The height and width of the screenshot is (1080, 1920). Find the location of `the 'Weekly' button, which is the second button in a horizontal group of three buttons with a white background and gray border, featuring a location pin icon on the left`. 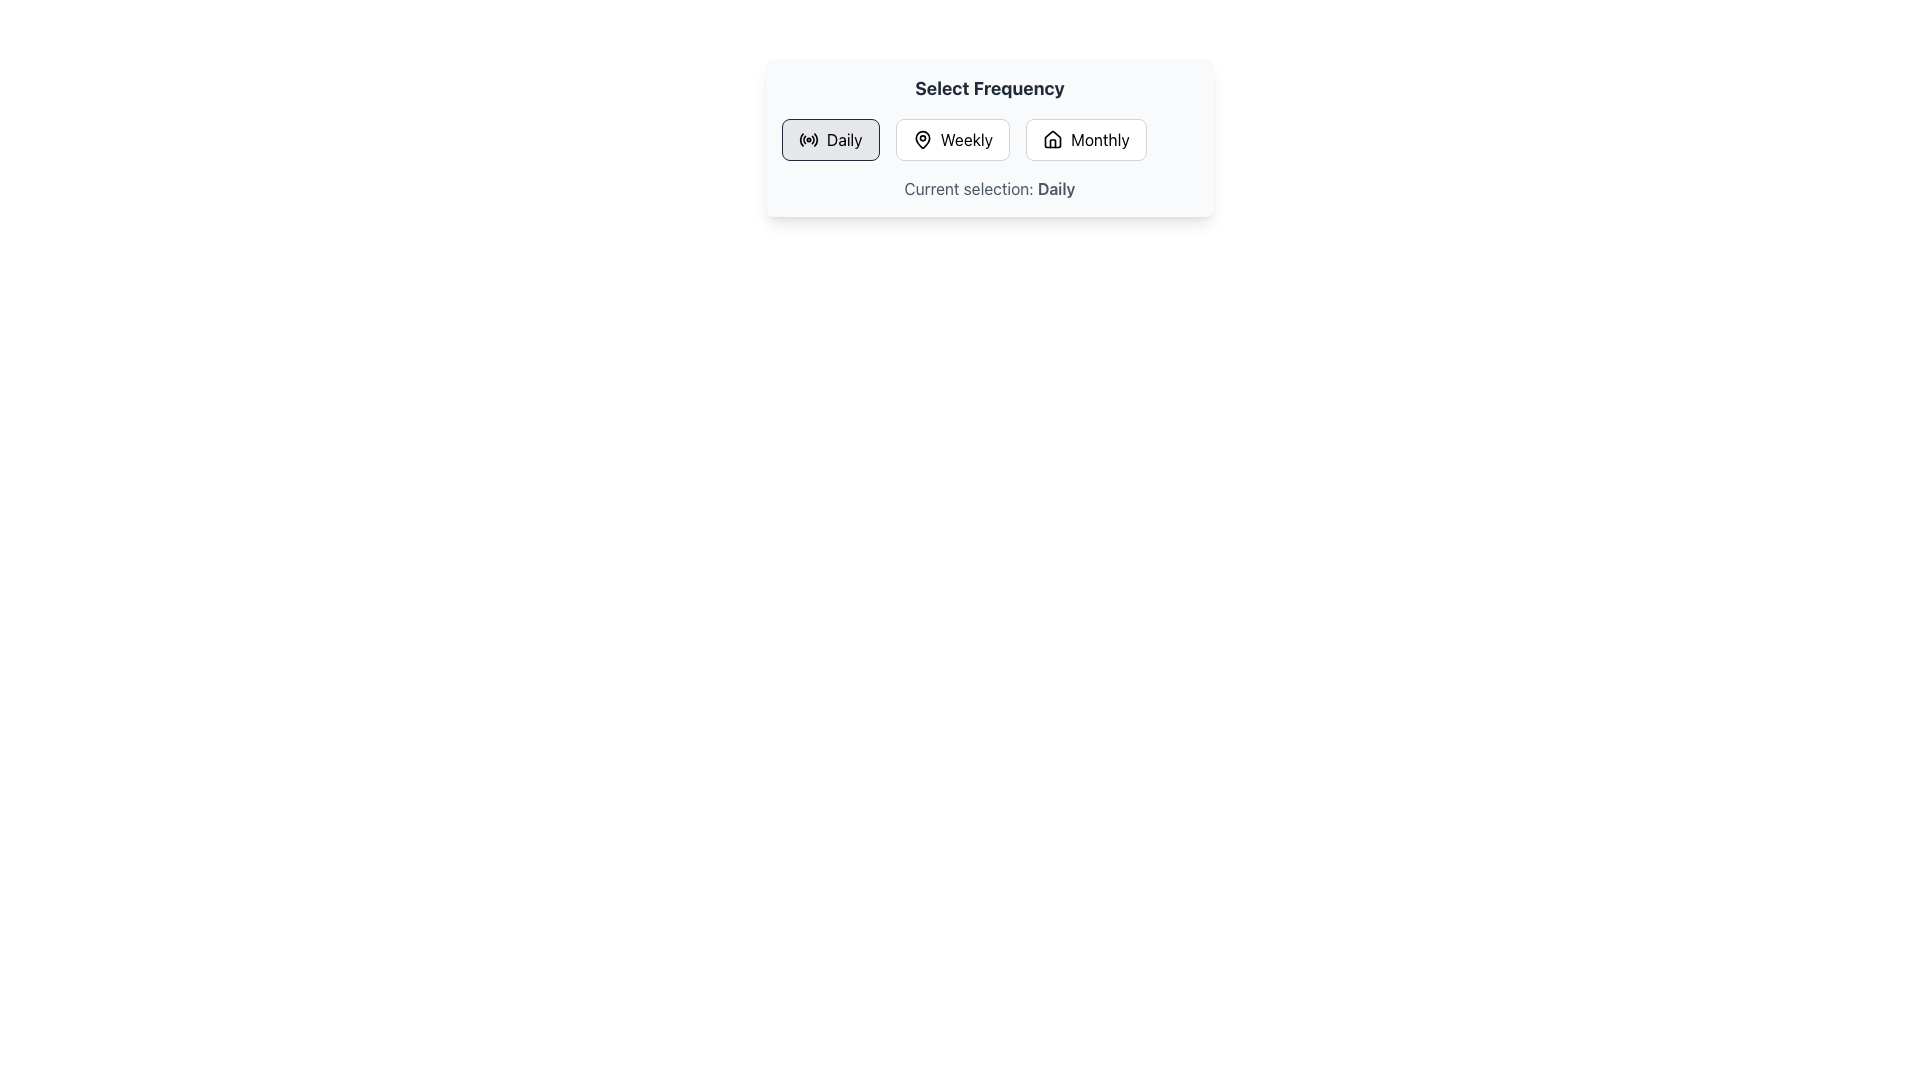

the 'Weekly' button, which is the second button in a horizontal group of three buttons with a white background and gray border, featuring a location pin icon on the left is located at coordinates (951, 138).